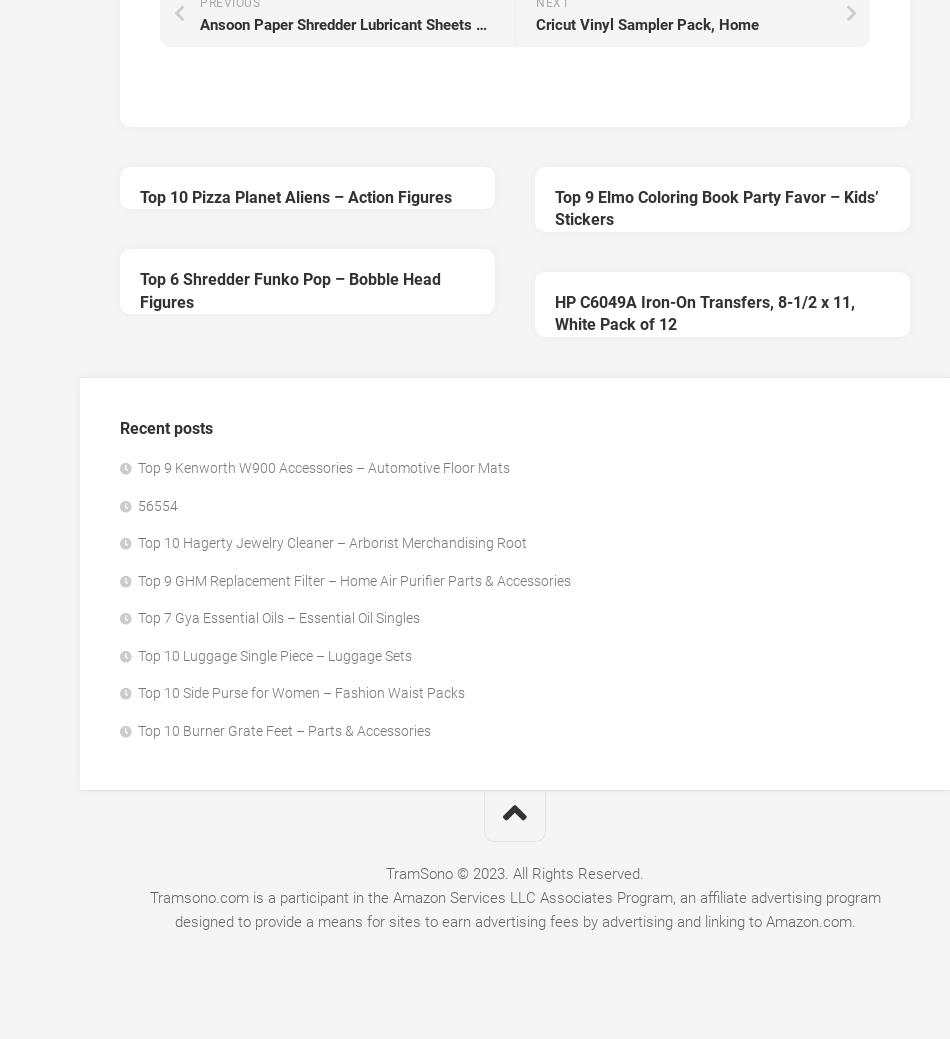 This screenshot has width=950, height=1039. Describe the element at coordinates (138, 729) in the screenshot. I see `'Top 10 Burner Grate Feet – Parts & Accessories'` at that location.